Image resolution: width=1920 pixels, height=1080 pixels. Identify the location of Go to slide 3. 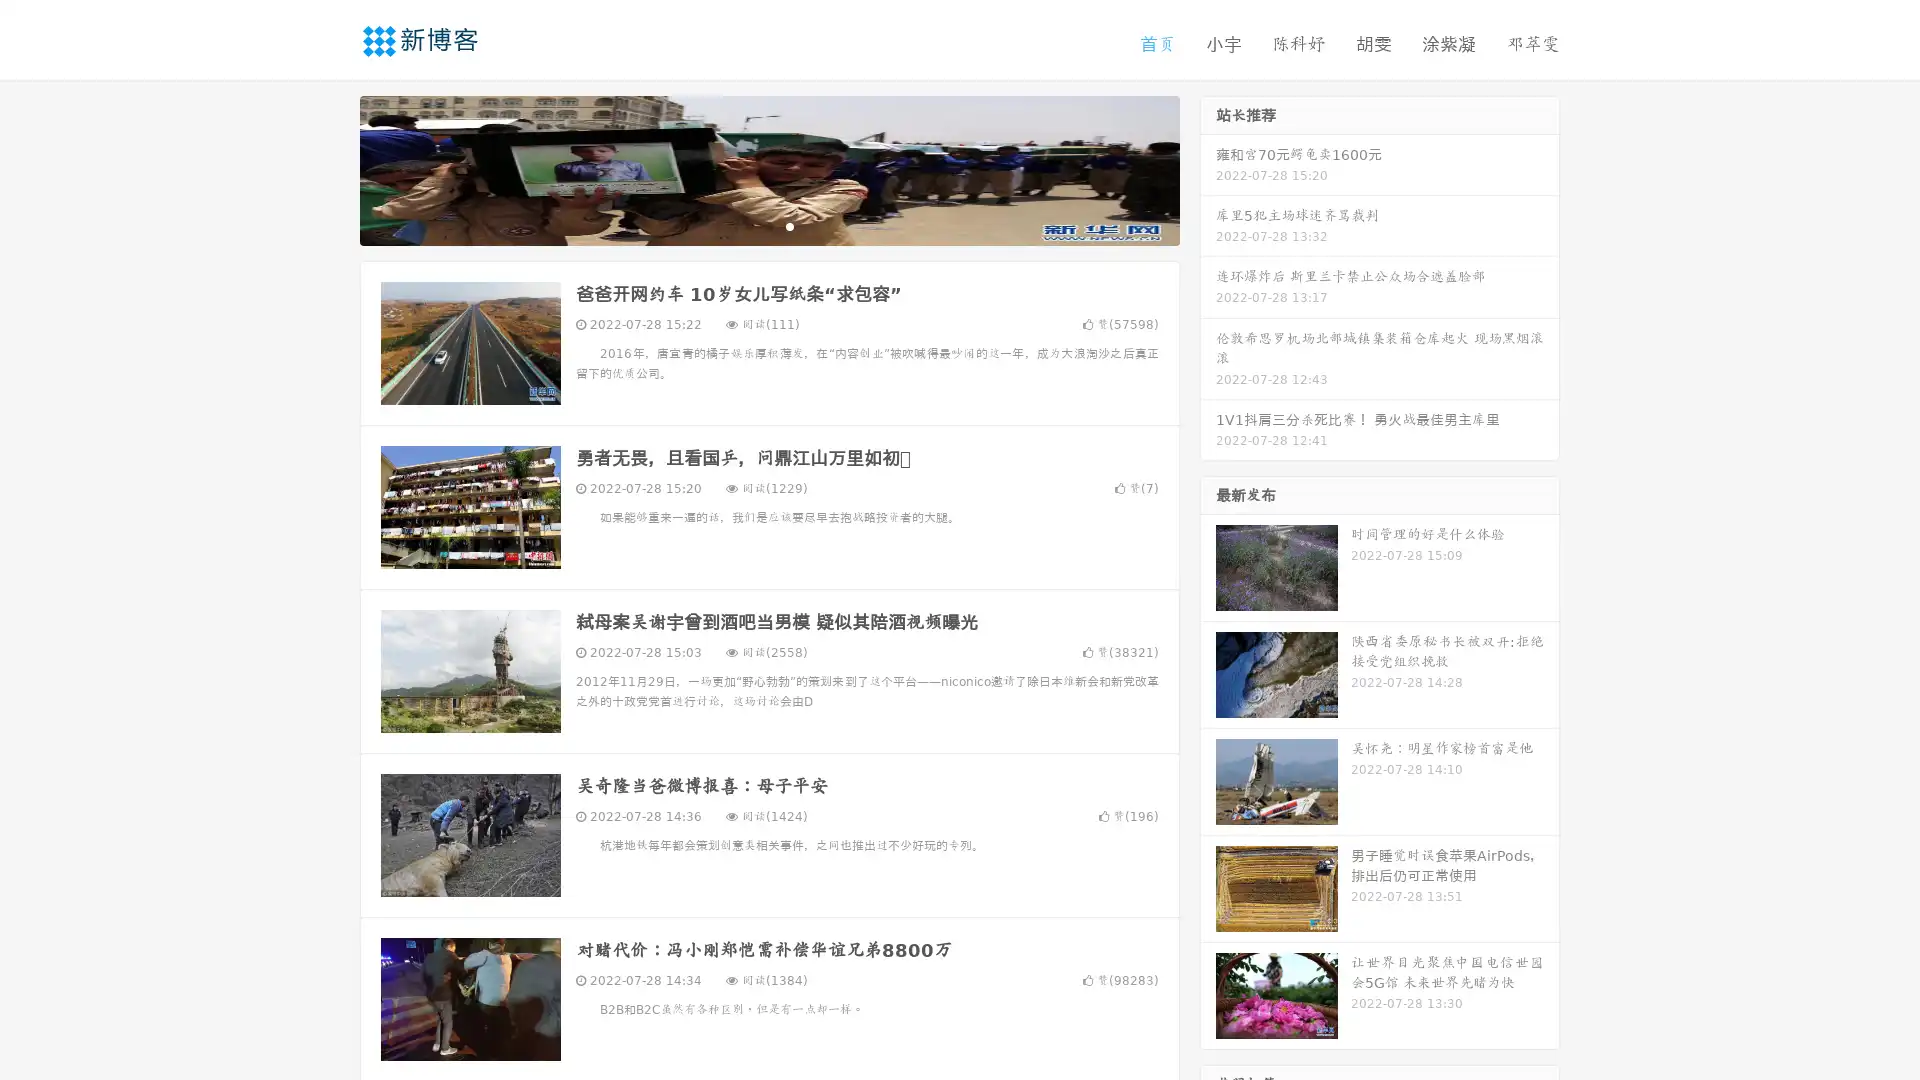
(789, 225).